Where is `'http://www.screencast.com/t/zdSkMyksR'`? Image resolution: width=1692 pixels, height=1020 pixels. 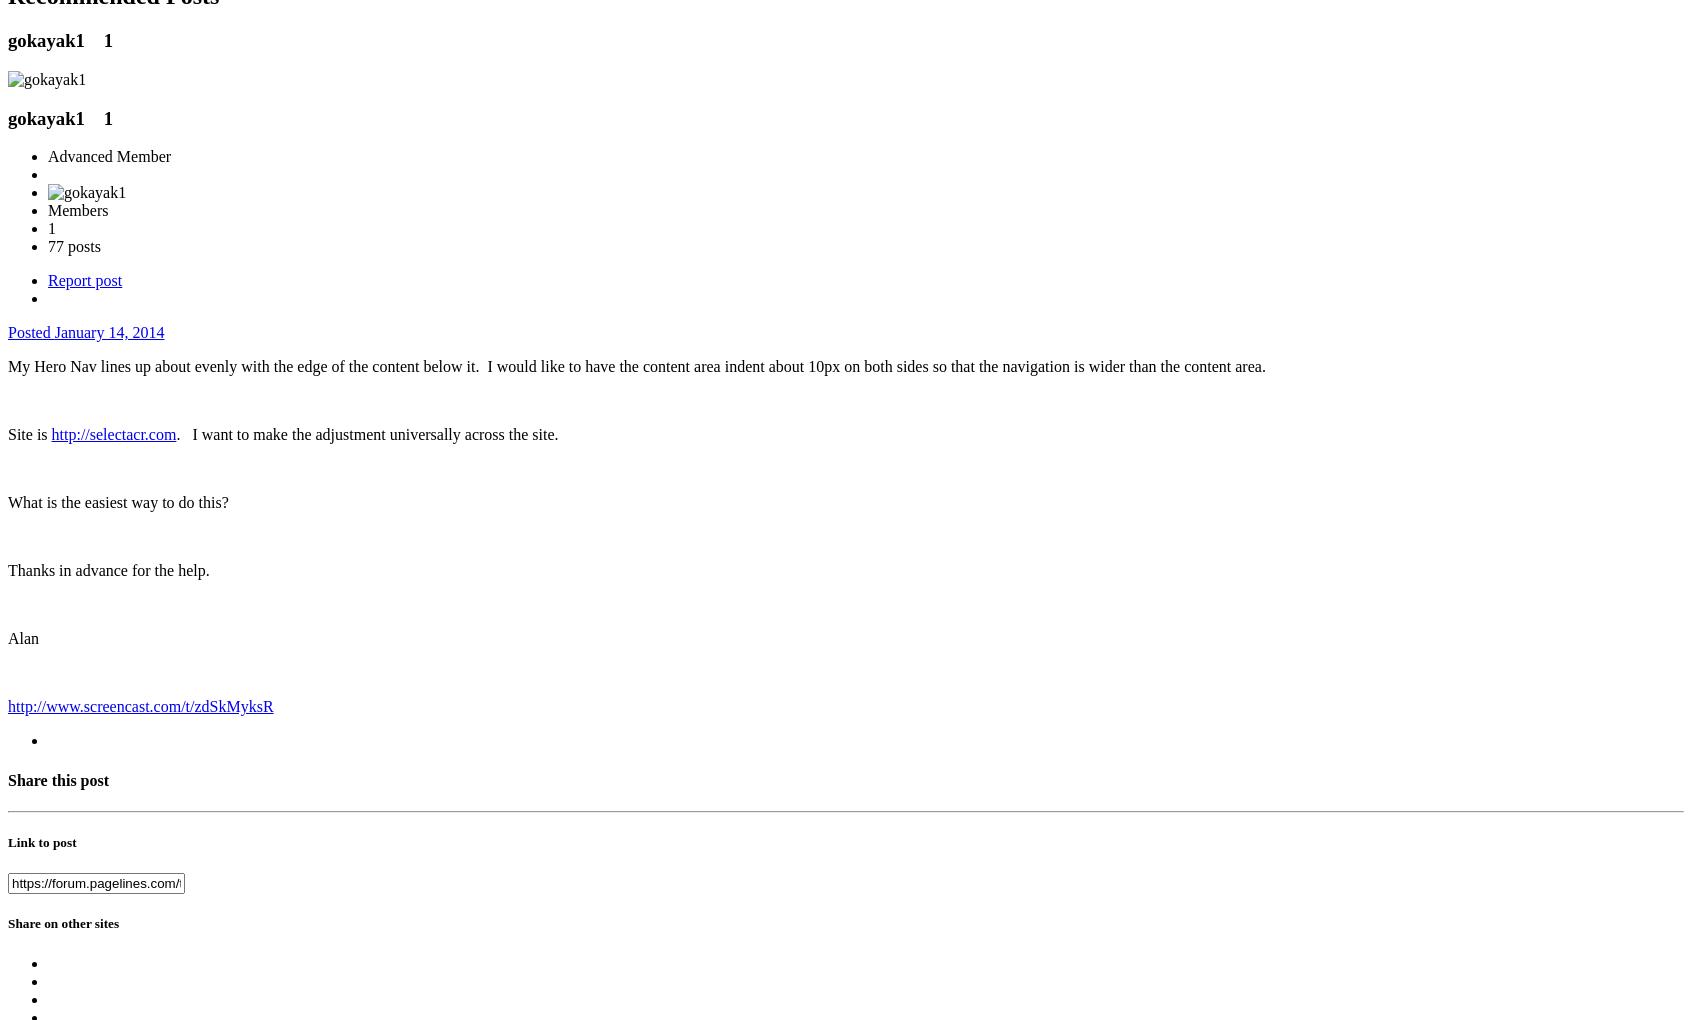
'http://www.screencast.com/t/zdSkMyksR' is located at coordinates (140, 705).